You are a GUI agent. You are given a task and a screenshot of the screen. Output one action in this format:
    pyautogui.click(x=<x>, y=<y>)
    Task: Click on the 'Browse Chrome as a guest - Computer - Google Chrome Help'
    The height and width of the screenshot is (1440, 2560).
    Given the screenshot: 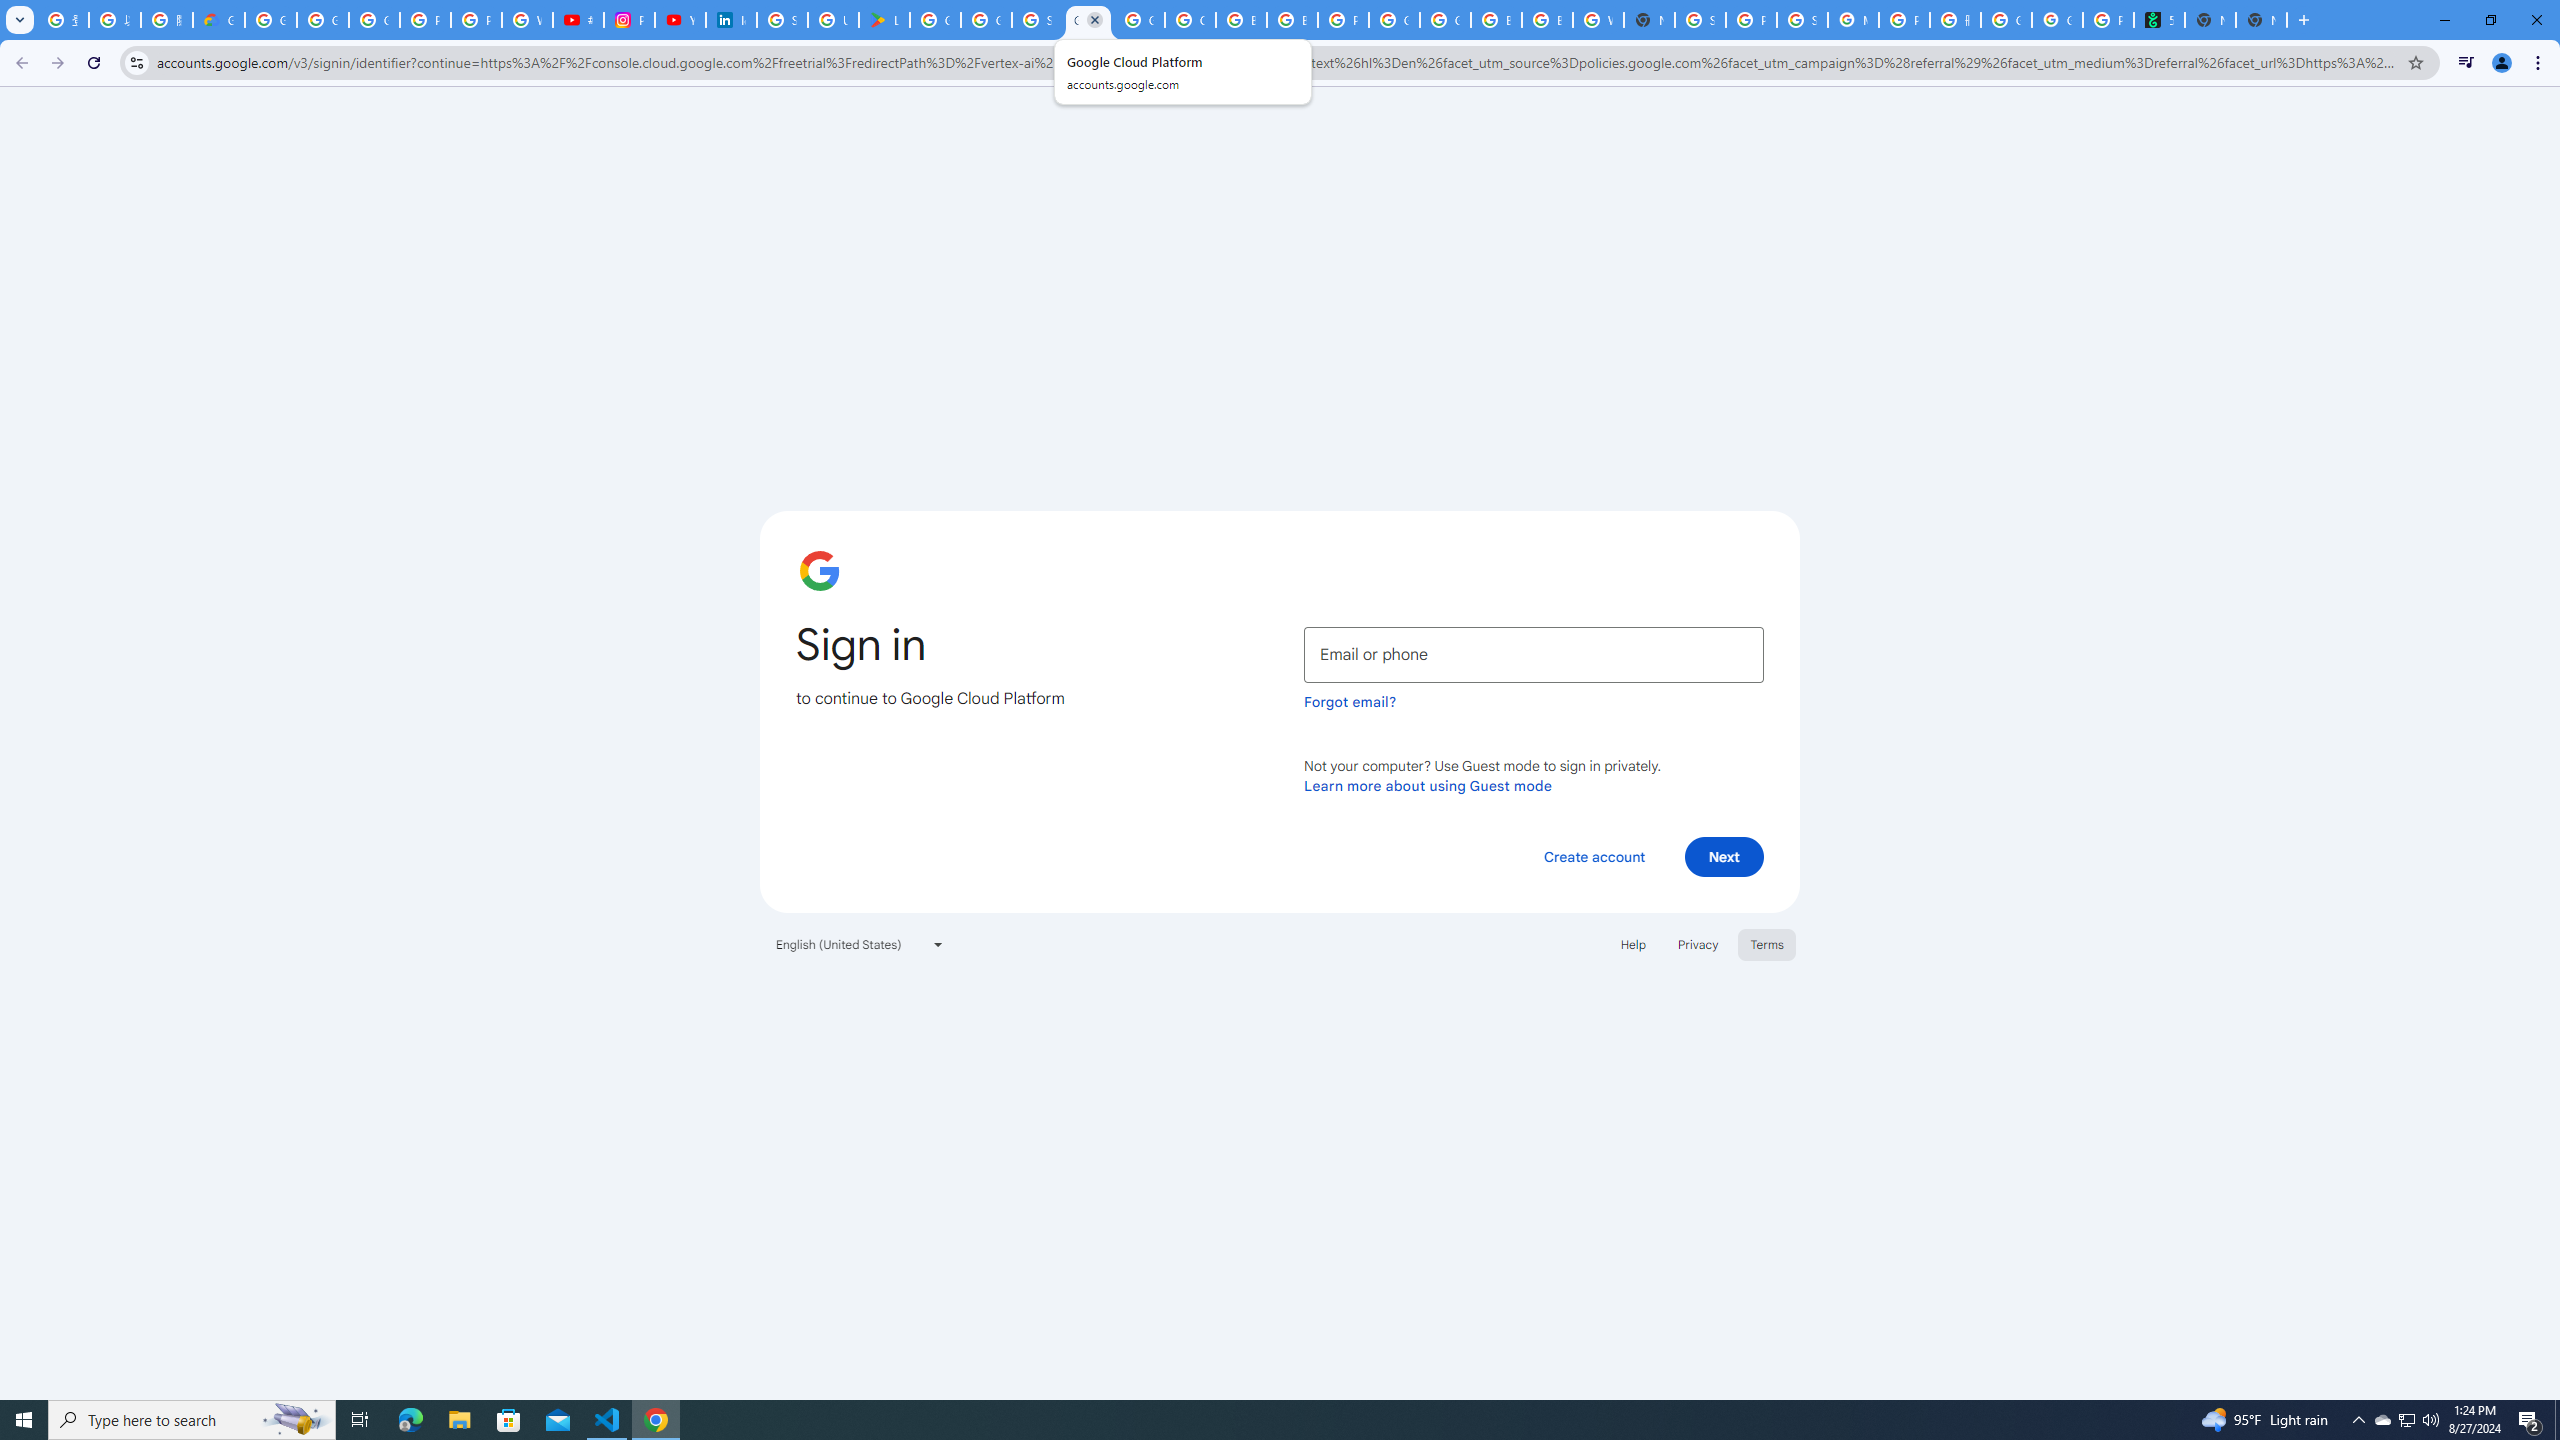 What is the action you would take?
    pyautogui.click(x=1496, y=19)
    